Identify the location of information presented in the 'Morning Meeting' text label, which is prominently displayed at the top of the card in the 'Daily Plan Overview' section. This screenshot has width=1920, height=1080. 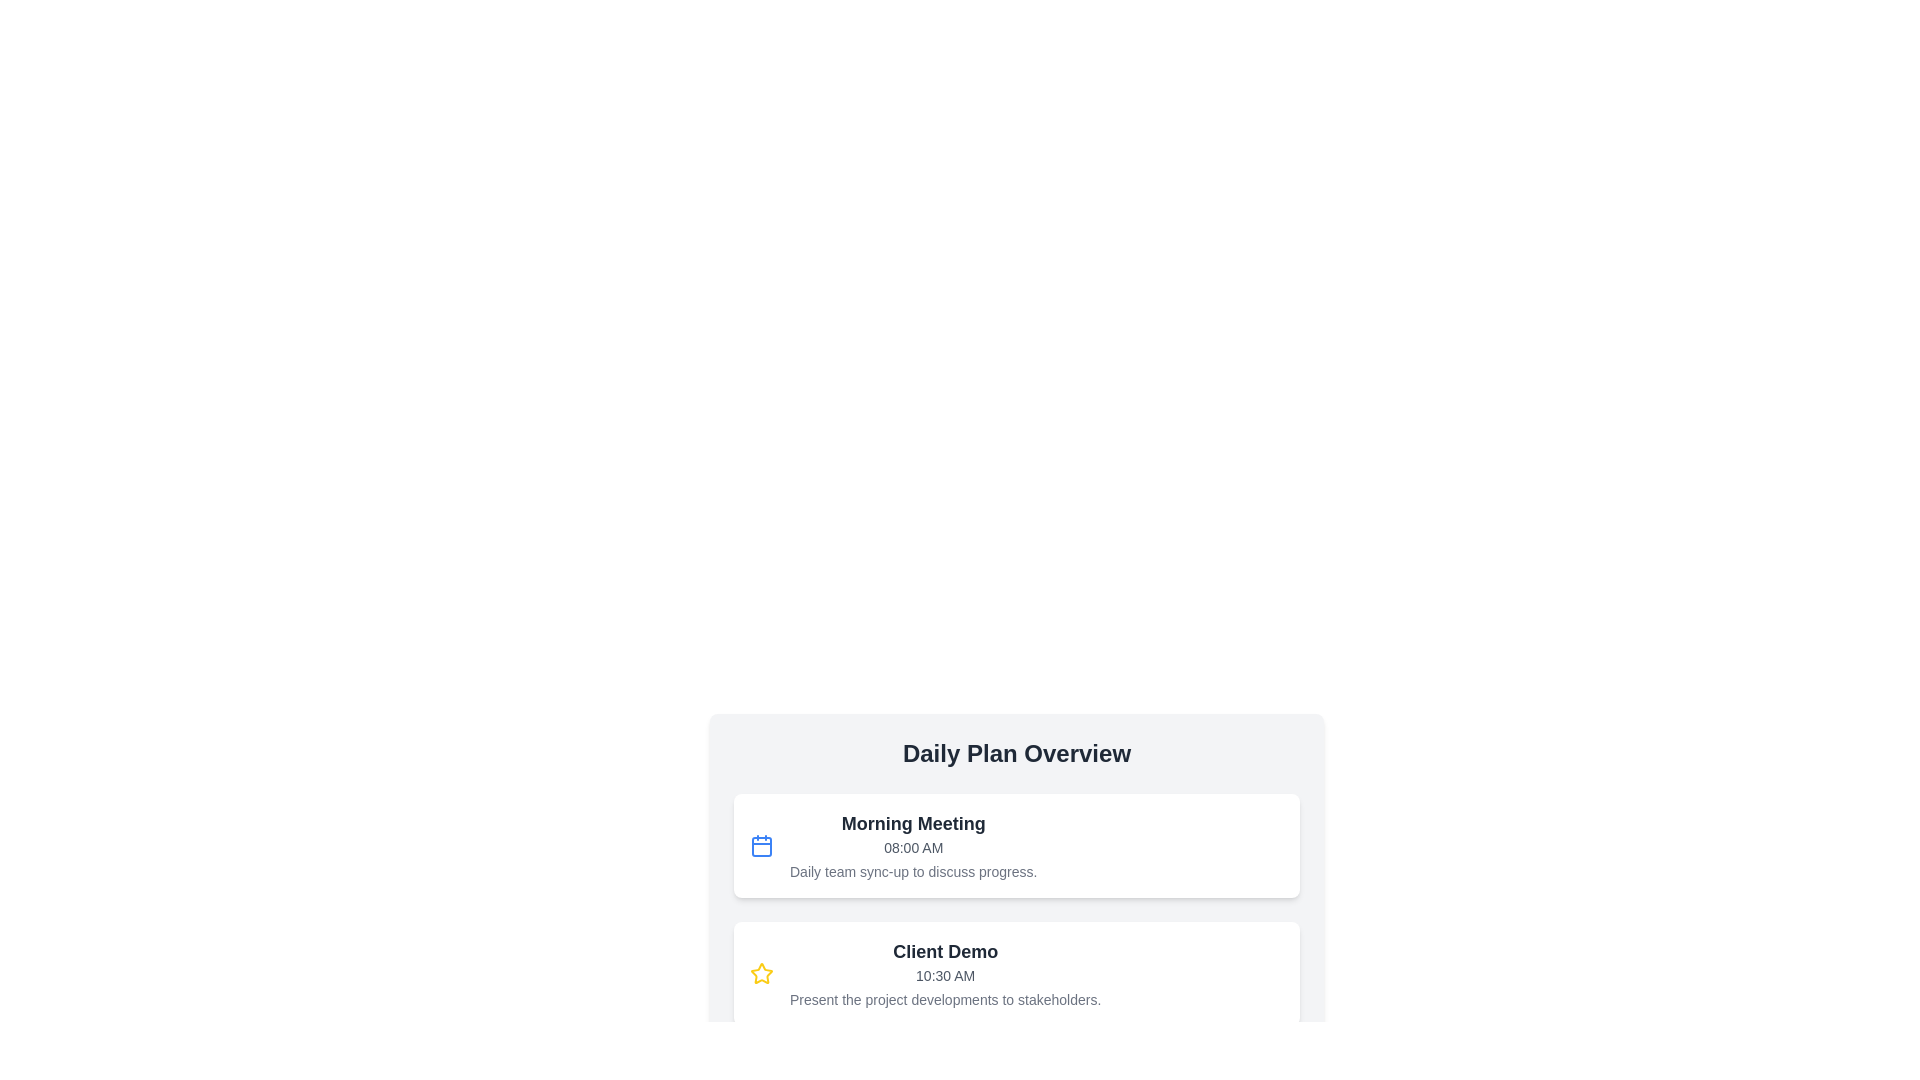
(912, 824).